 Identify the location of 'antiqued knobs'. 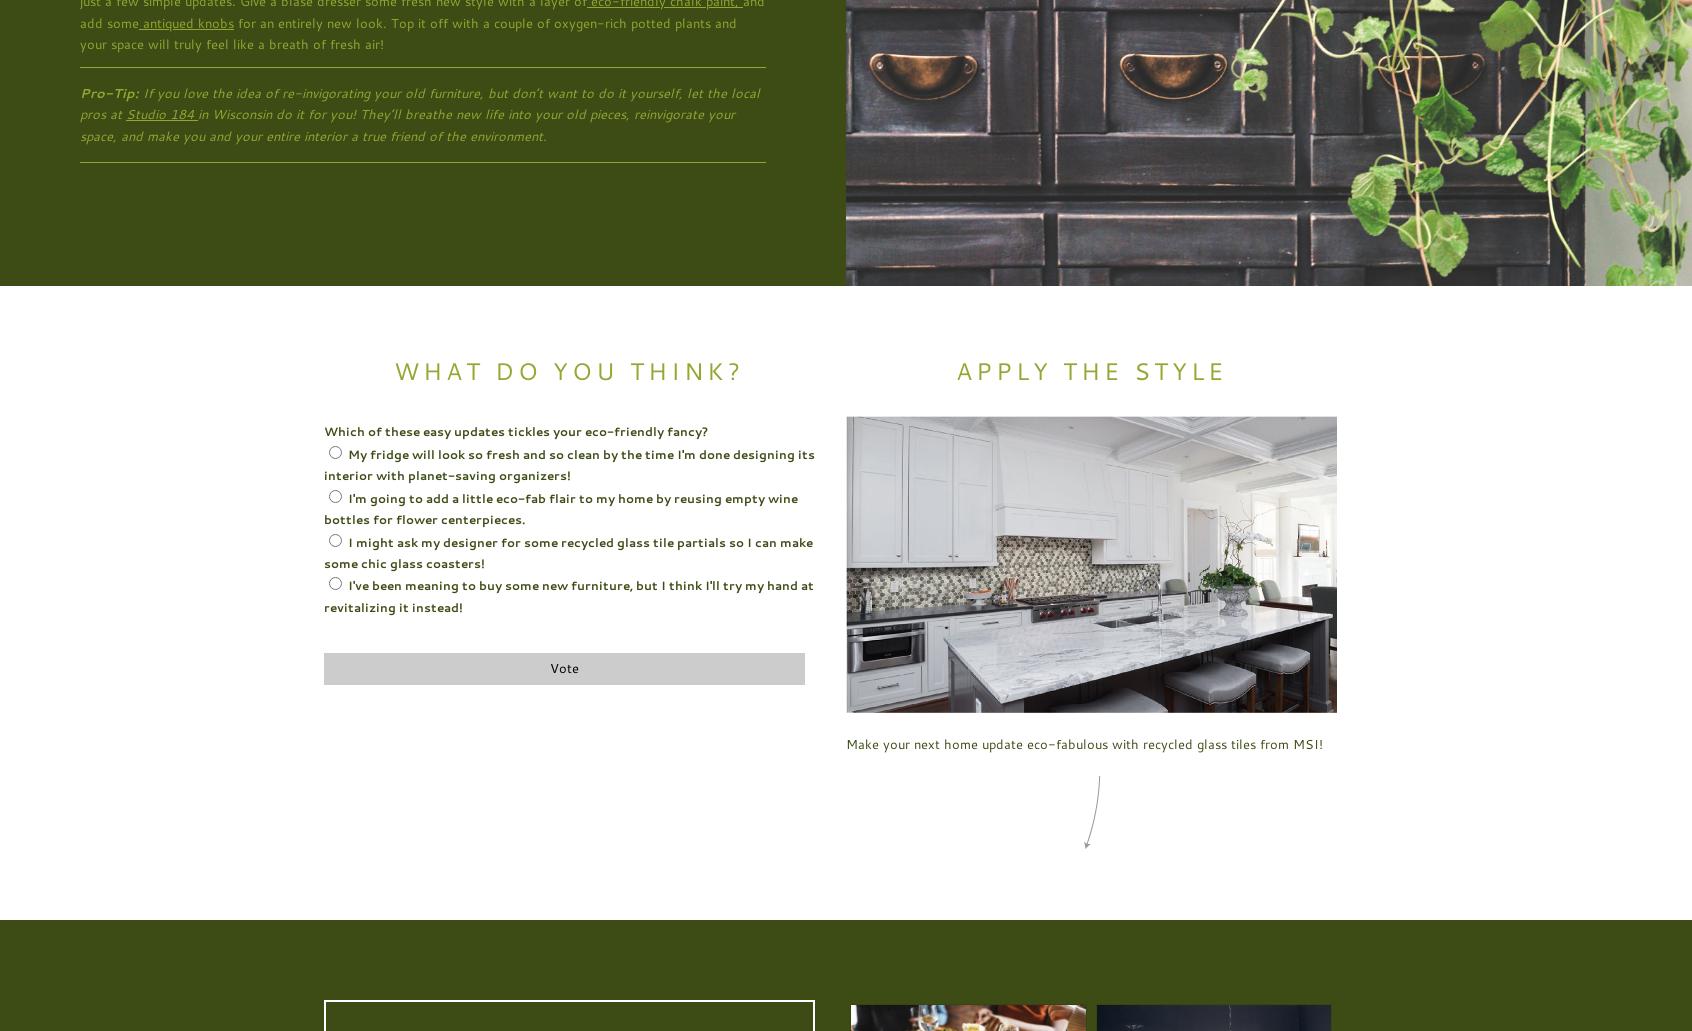
(185, 21).